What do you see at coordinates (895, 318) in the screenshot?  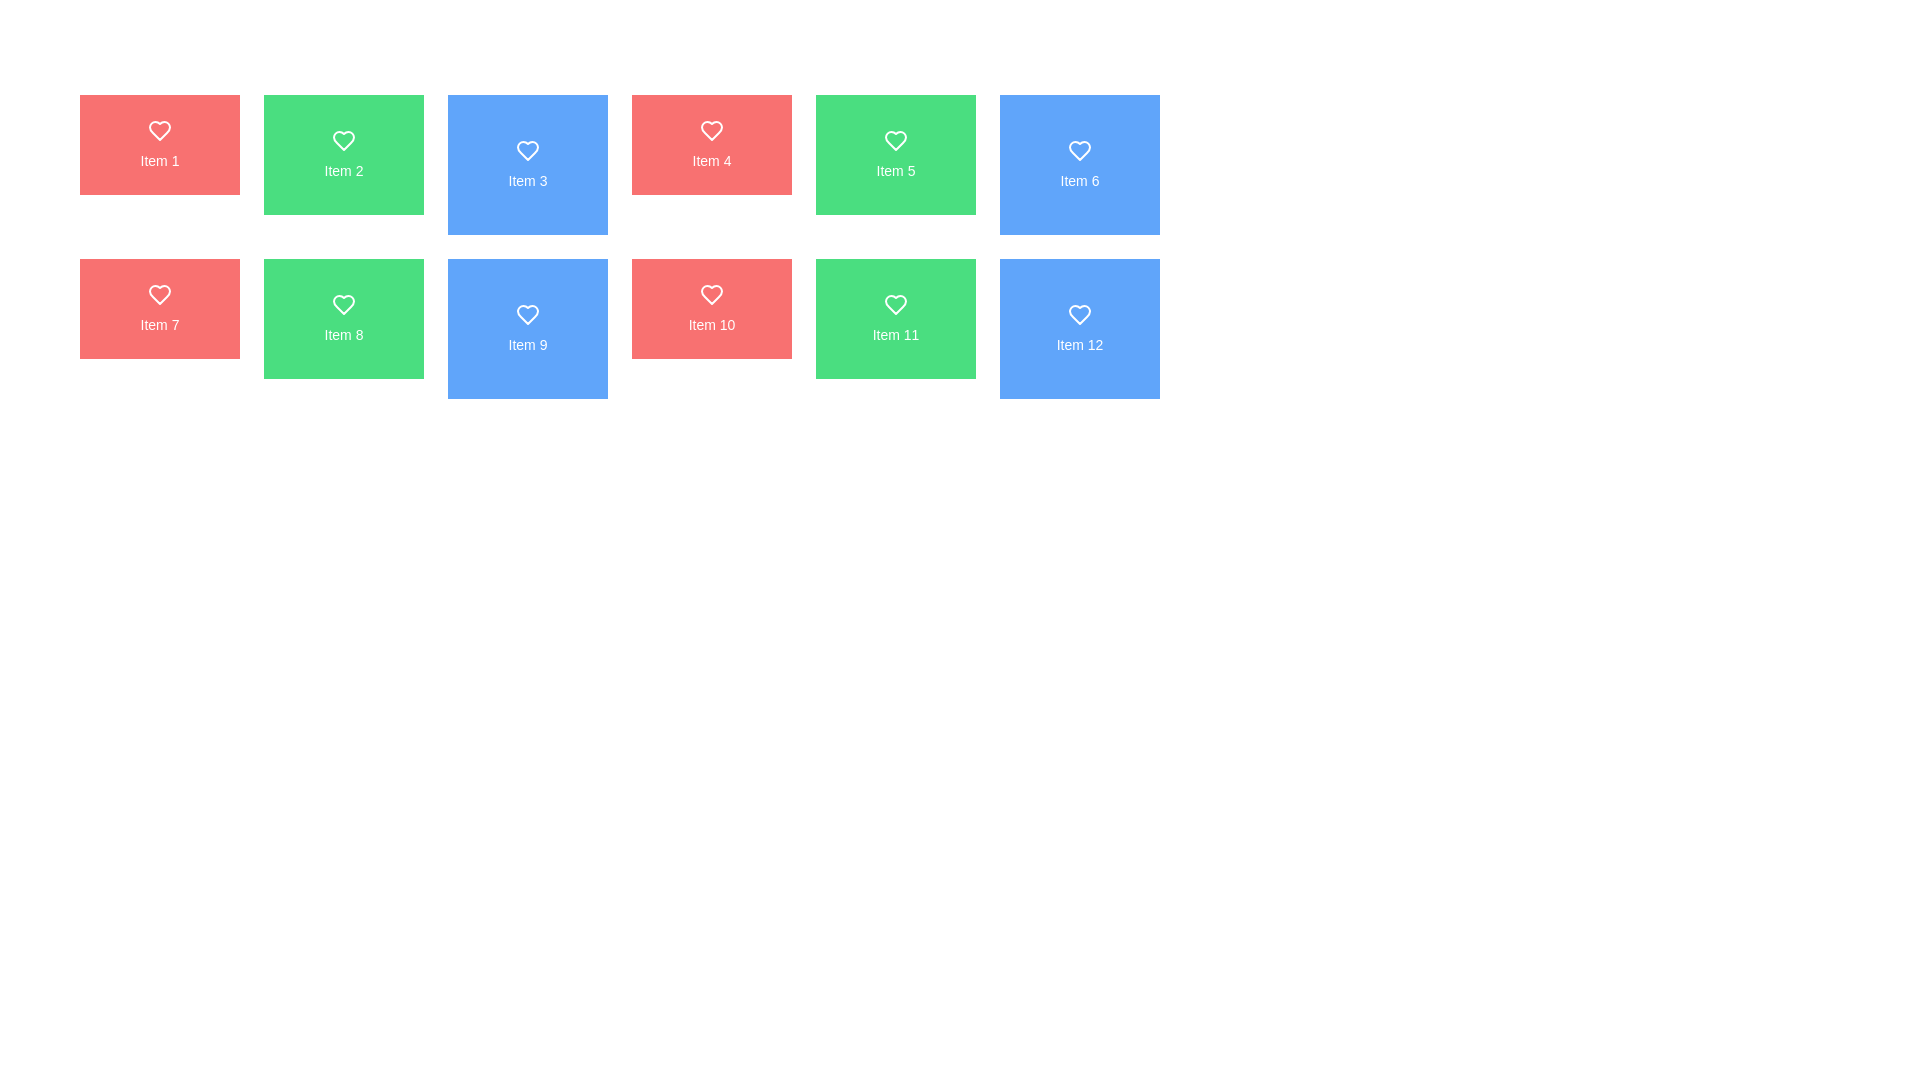 I see `the green rectangular box containing the white heart icon and the text 'Item 11'` at bounding box center [895, 318].